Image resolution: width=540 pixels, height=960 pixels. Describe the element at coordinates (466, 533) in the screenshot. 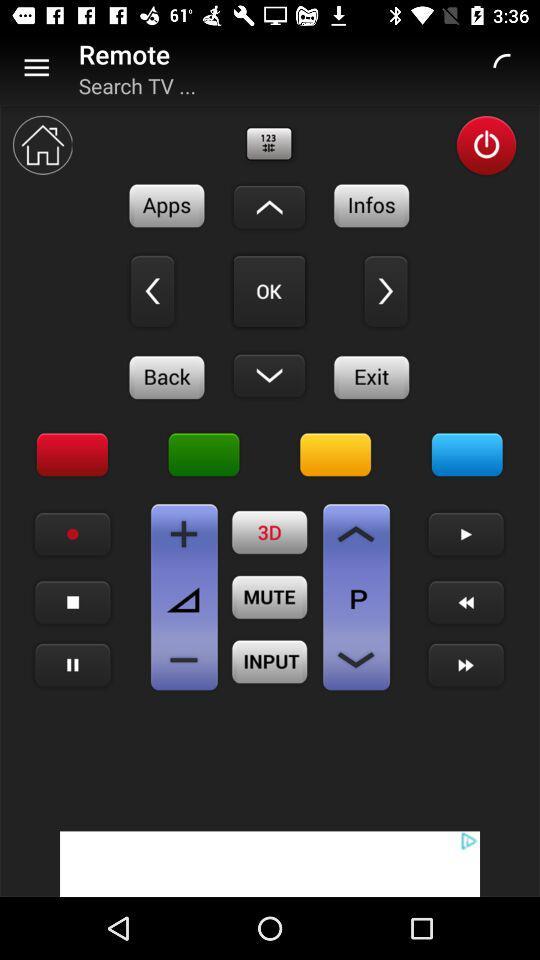

I see `start video playback` at that location.